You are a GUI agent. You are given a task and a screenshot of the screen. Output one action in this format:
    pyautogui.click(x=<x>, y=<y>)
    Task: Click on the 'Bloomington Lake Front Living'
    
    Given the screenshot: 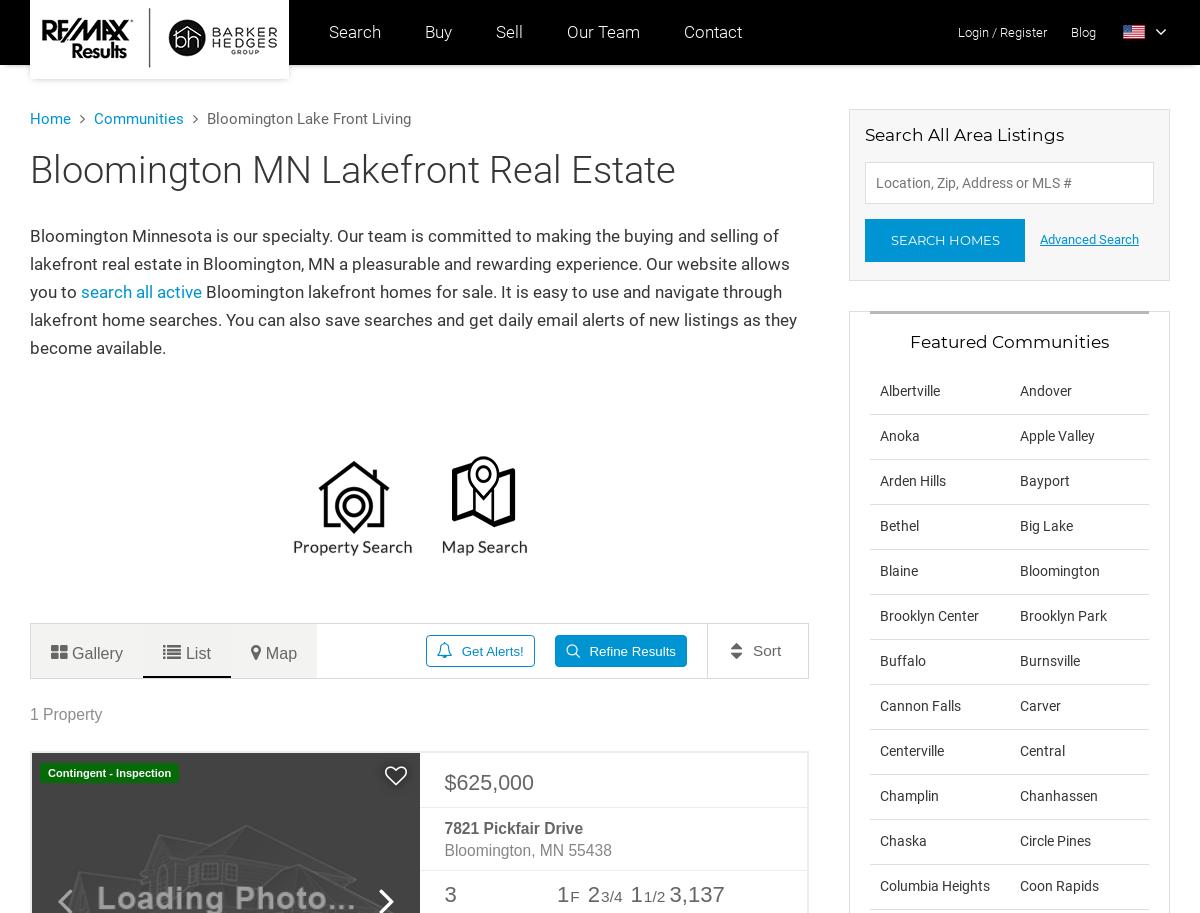 What is the action you would take?
    pyautogui.click(x=306, y=118)
    